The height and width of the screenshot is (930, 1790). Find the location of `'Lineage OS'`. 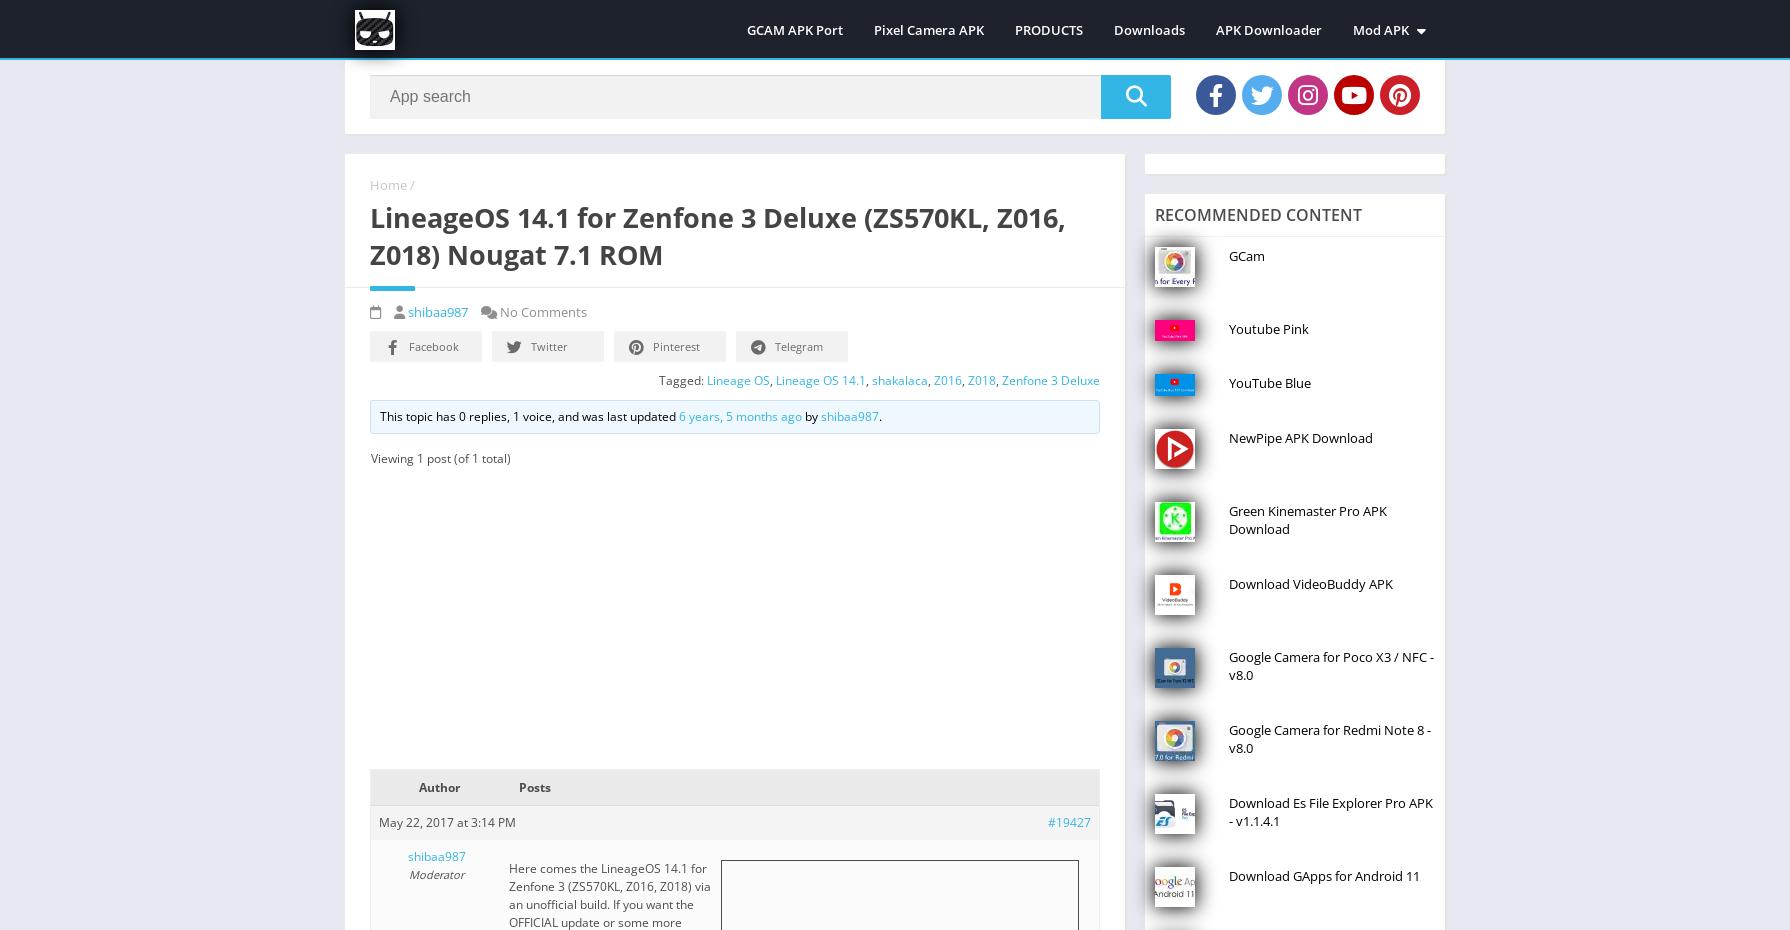

'Lineage OS' is located at coordinates (737, 378).